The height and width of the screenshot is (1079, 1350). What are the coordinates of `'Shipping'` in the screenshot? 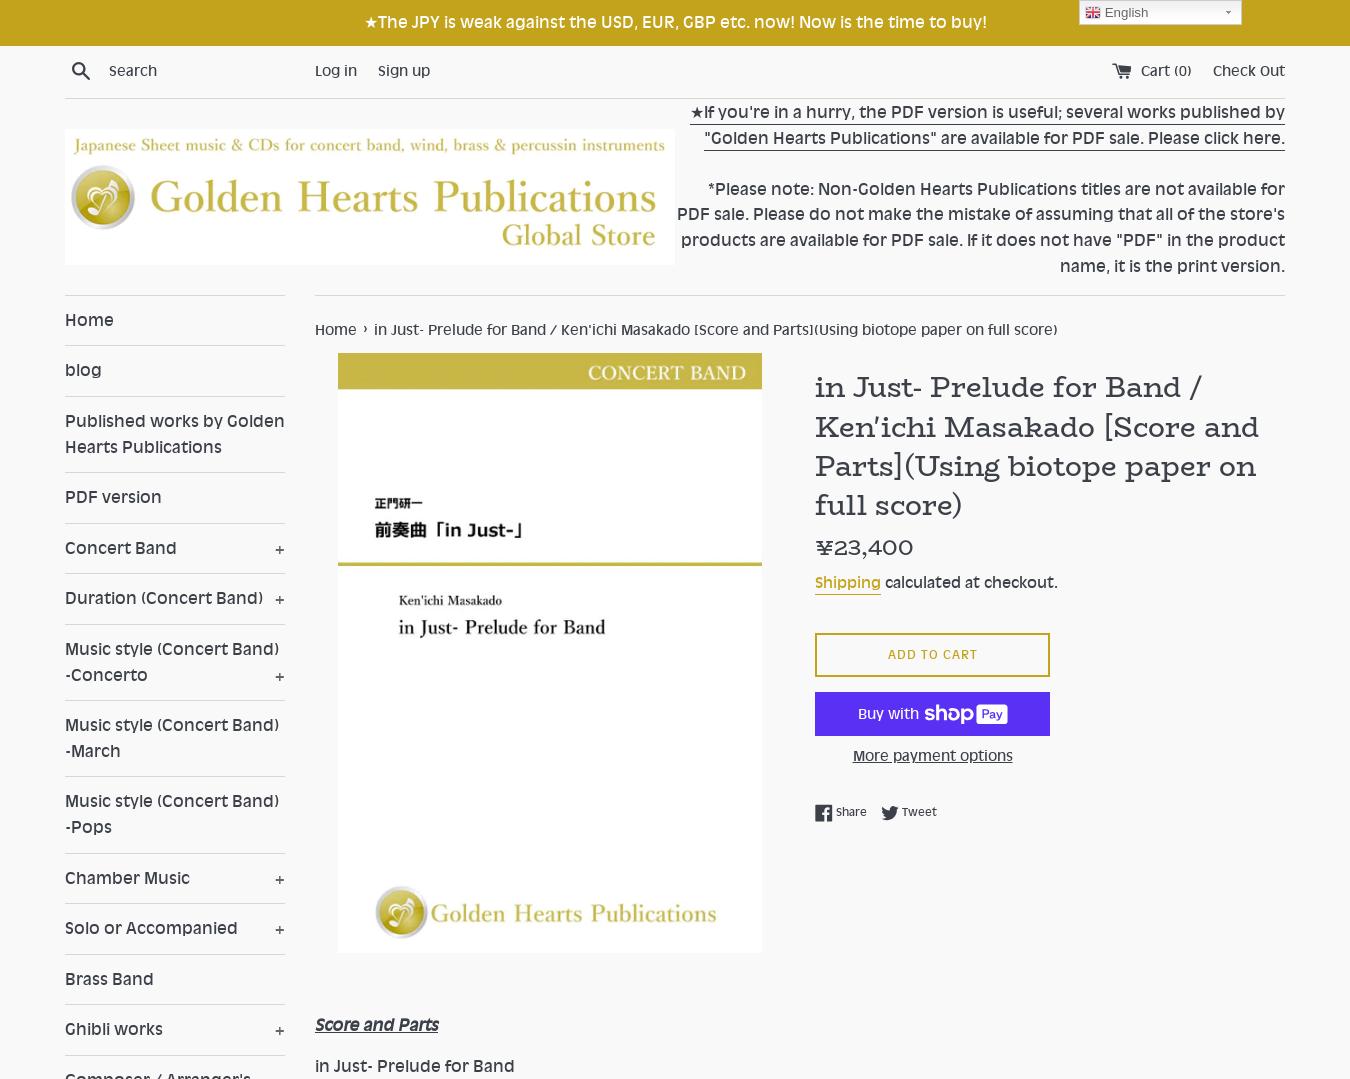 It's located at (847, 582).